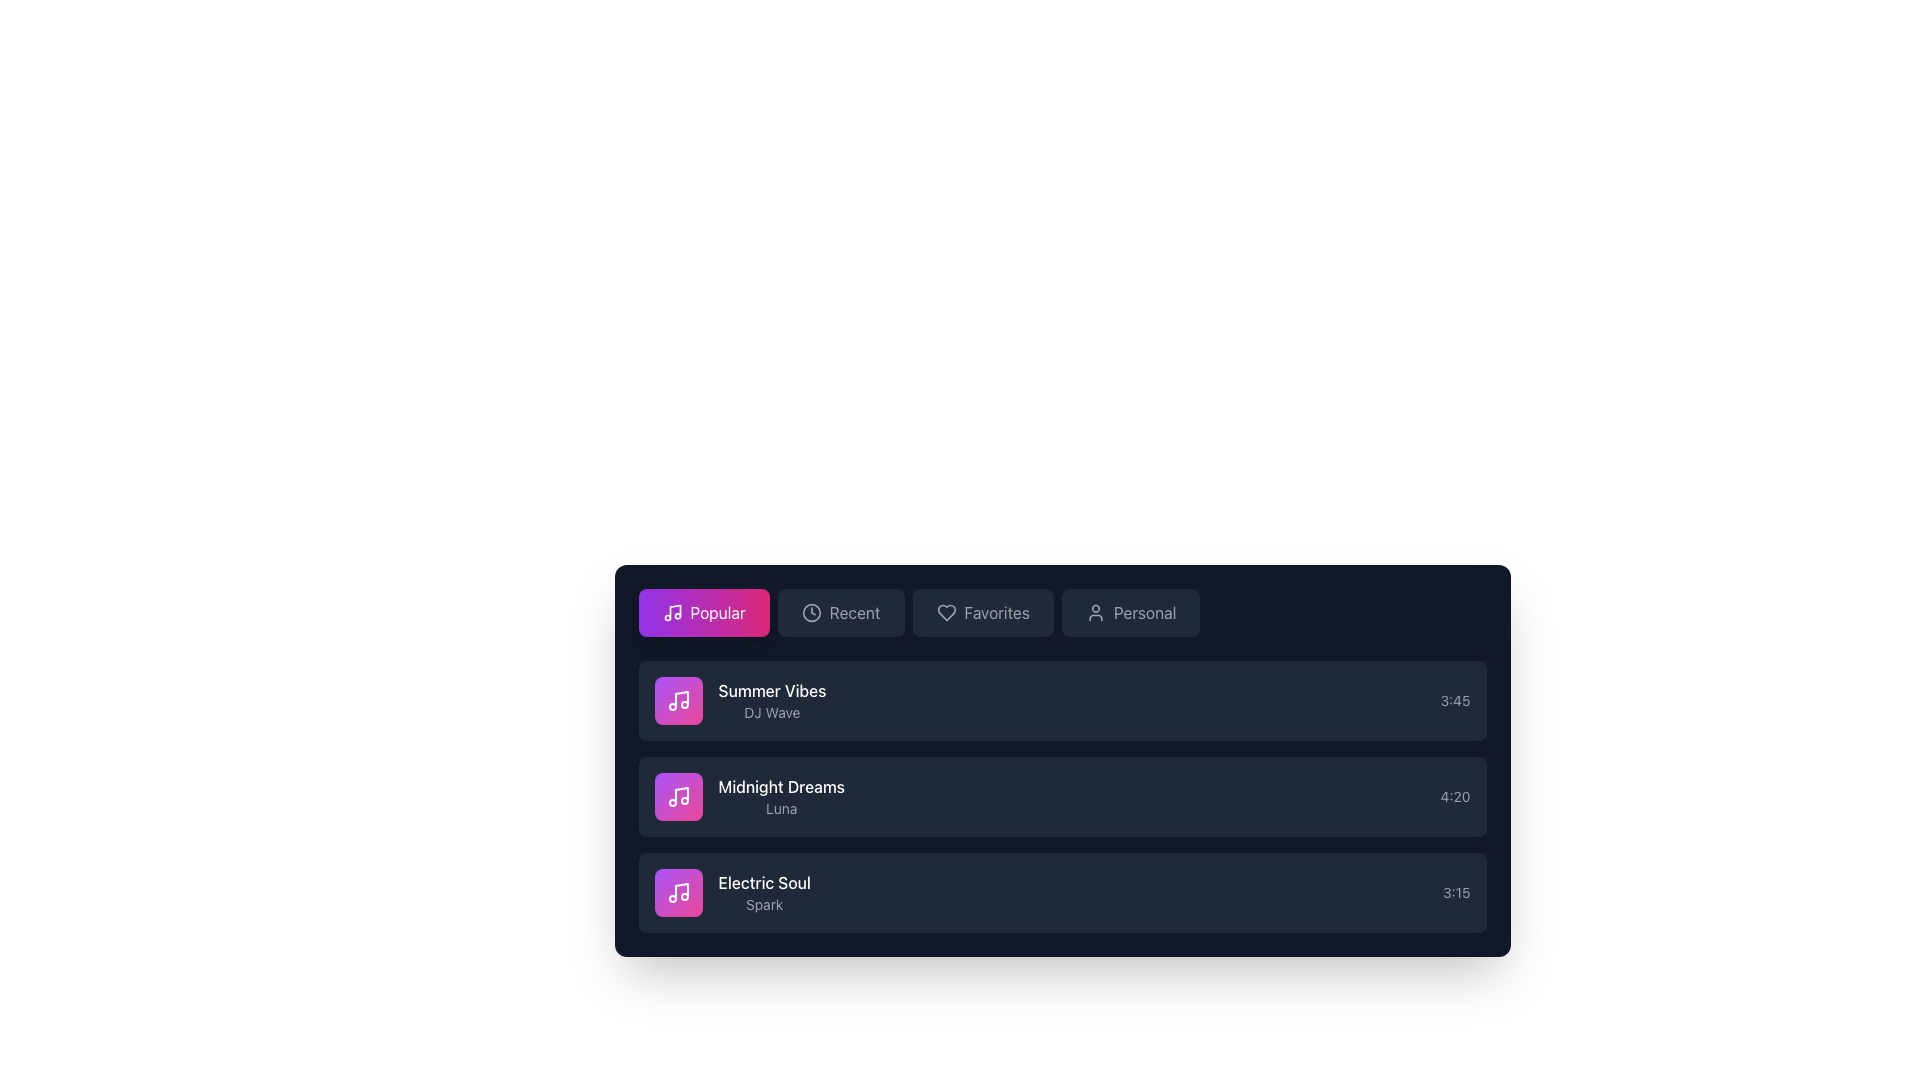 This screenshot has height=1080, width=1920. What do you see at coordinates (1455, 796) in the screenshot?
I see `the Text Label displaying the duration of the song 'Midnight Dreams Luna', located at the far right side of the card` at bounding box center [1455, 796].